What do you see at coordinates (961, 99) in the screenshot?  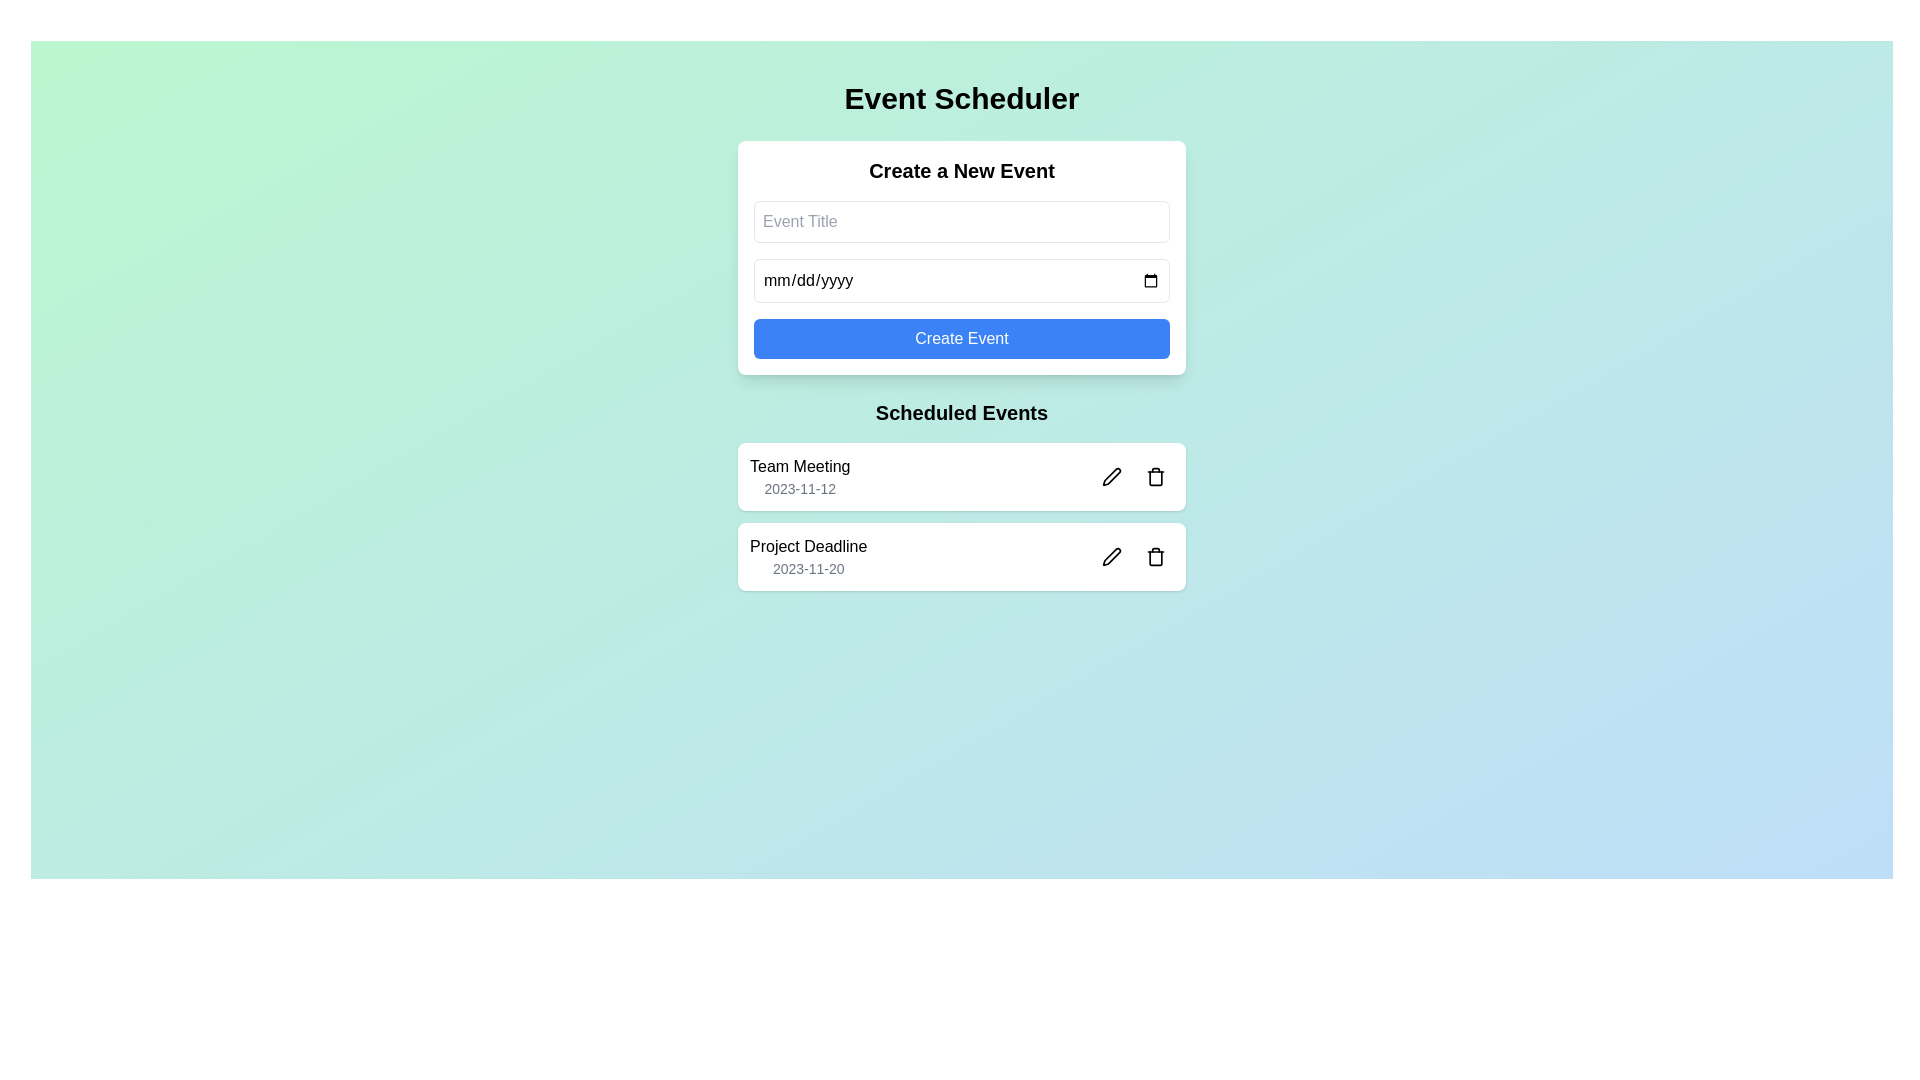 I see `the bold text header labeled 'Event Scheduler', which is prominently styled and located at the top of the interface` at bounding box center [961, 99].